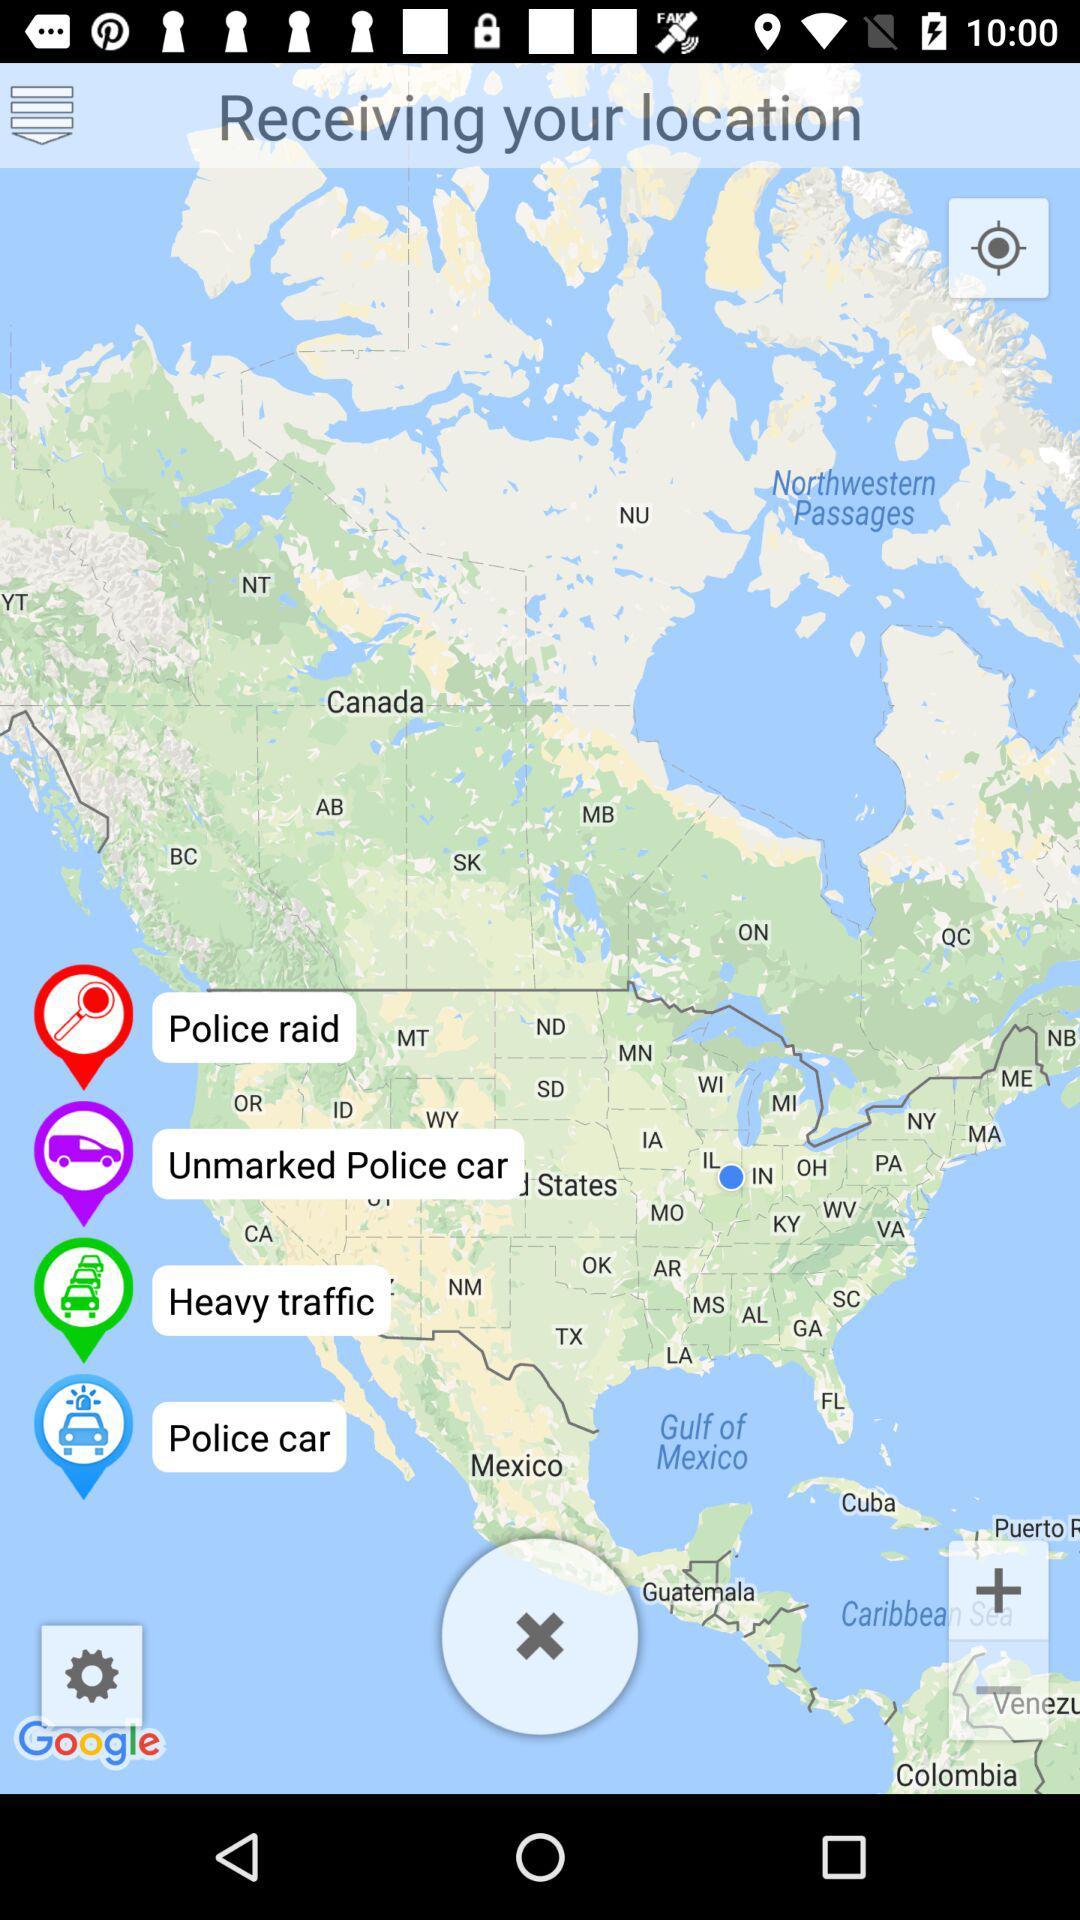 Image resolution: width=1080 pixels, height=1920 pixels. I want to click on open menu, so click(42, 114).